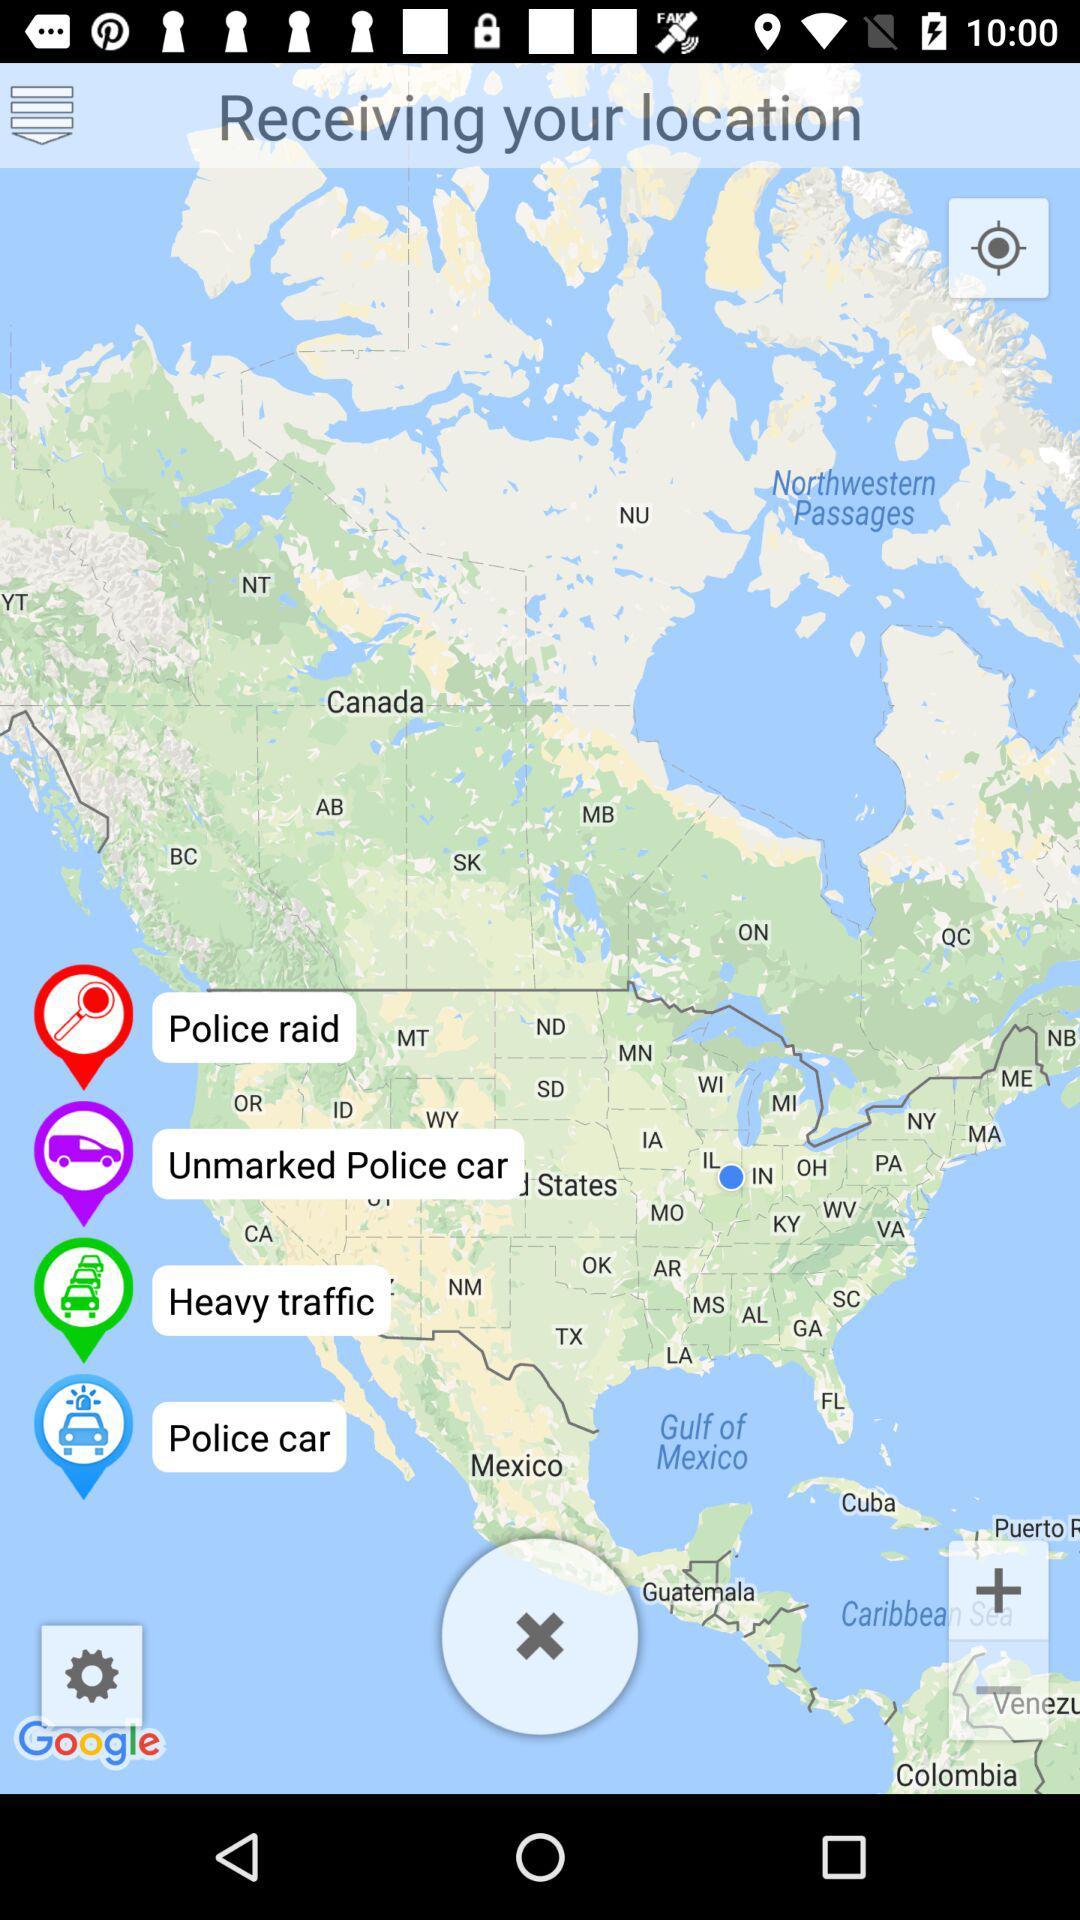 Image resolution: width=1080 pixels, height=1920 pixels. I want to click on open menu, so click(42, 114).